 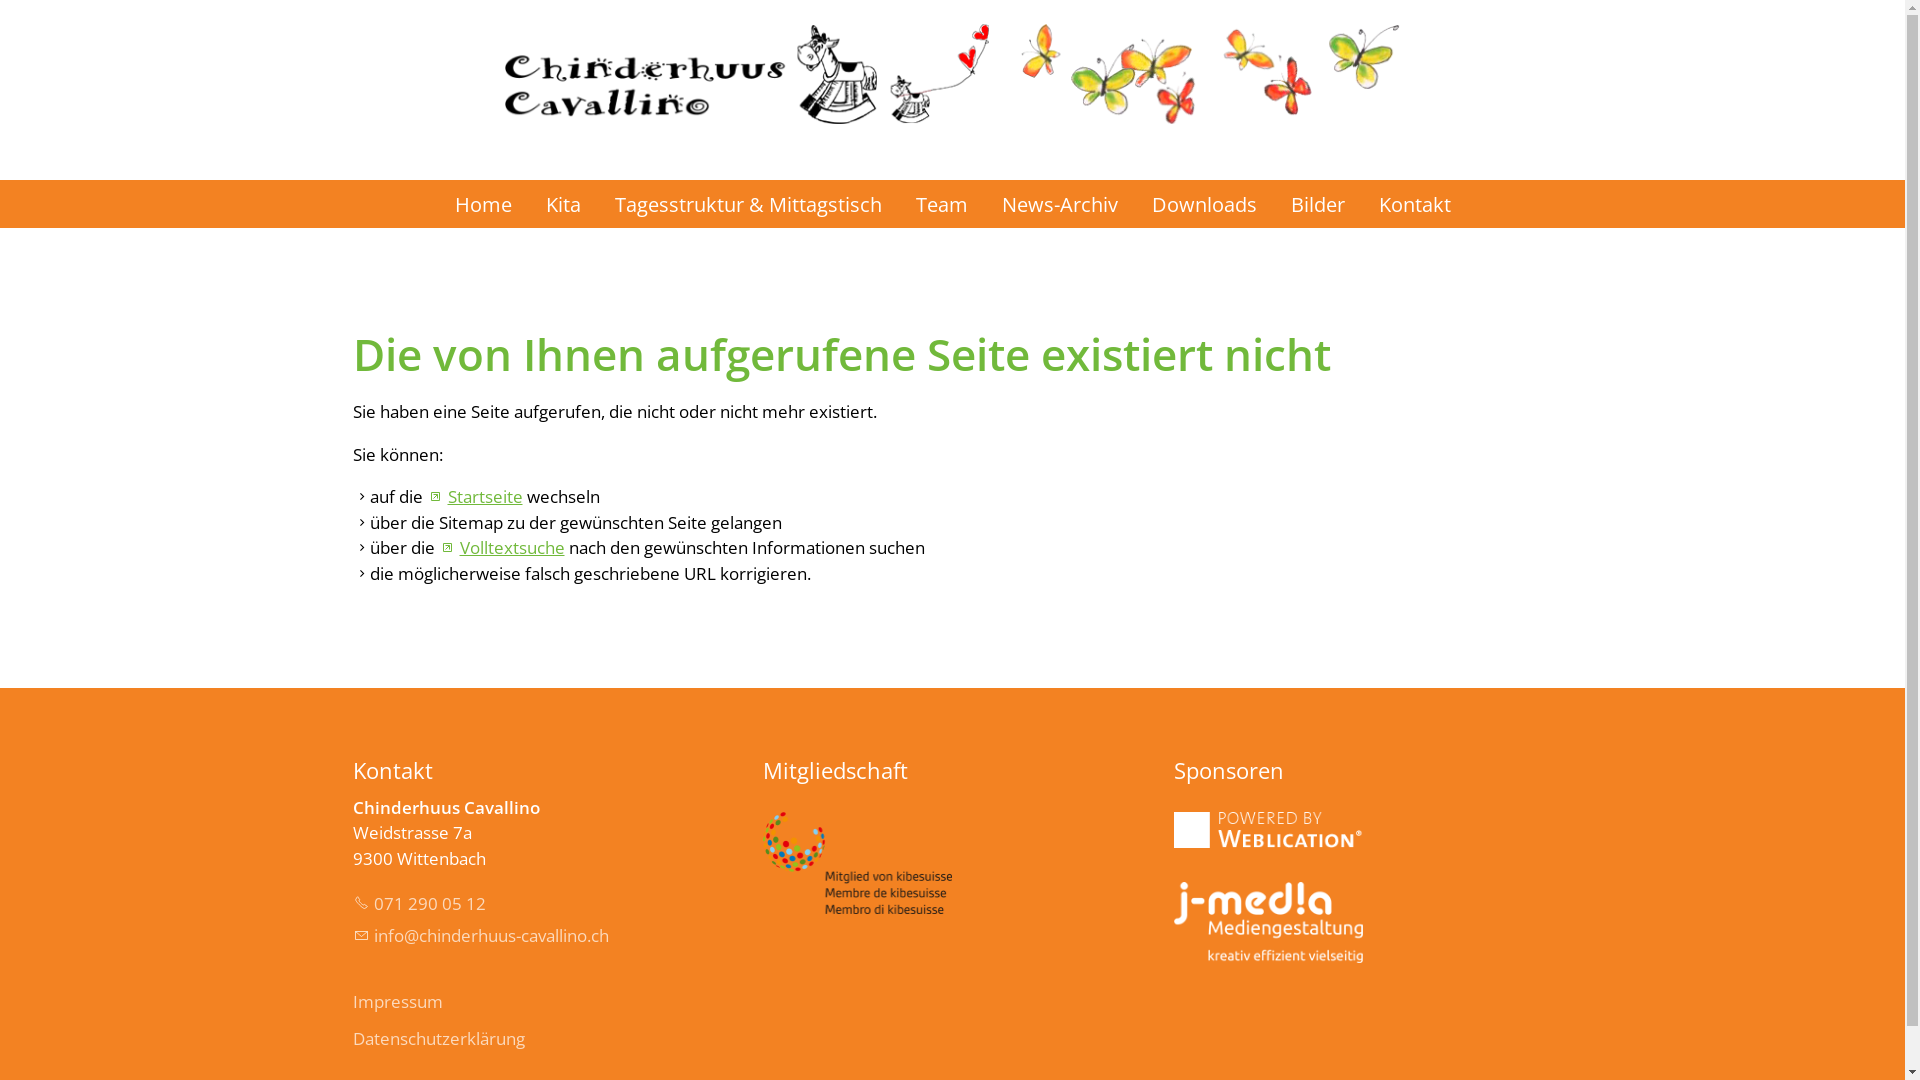 I want to click on 'Bilder', so click(x=1318, y=204).